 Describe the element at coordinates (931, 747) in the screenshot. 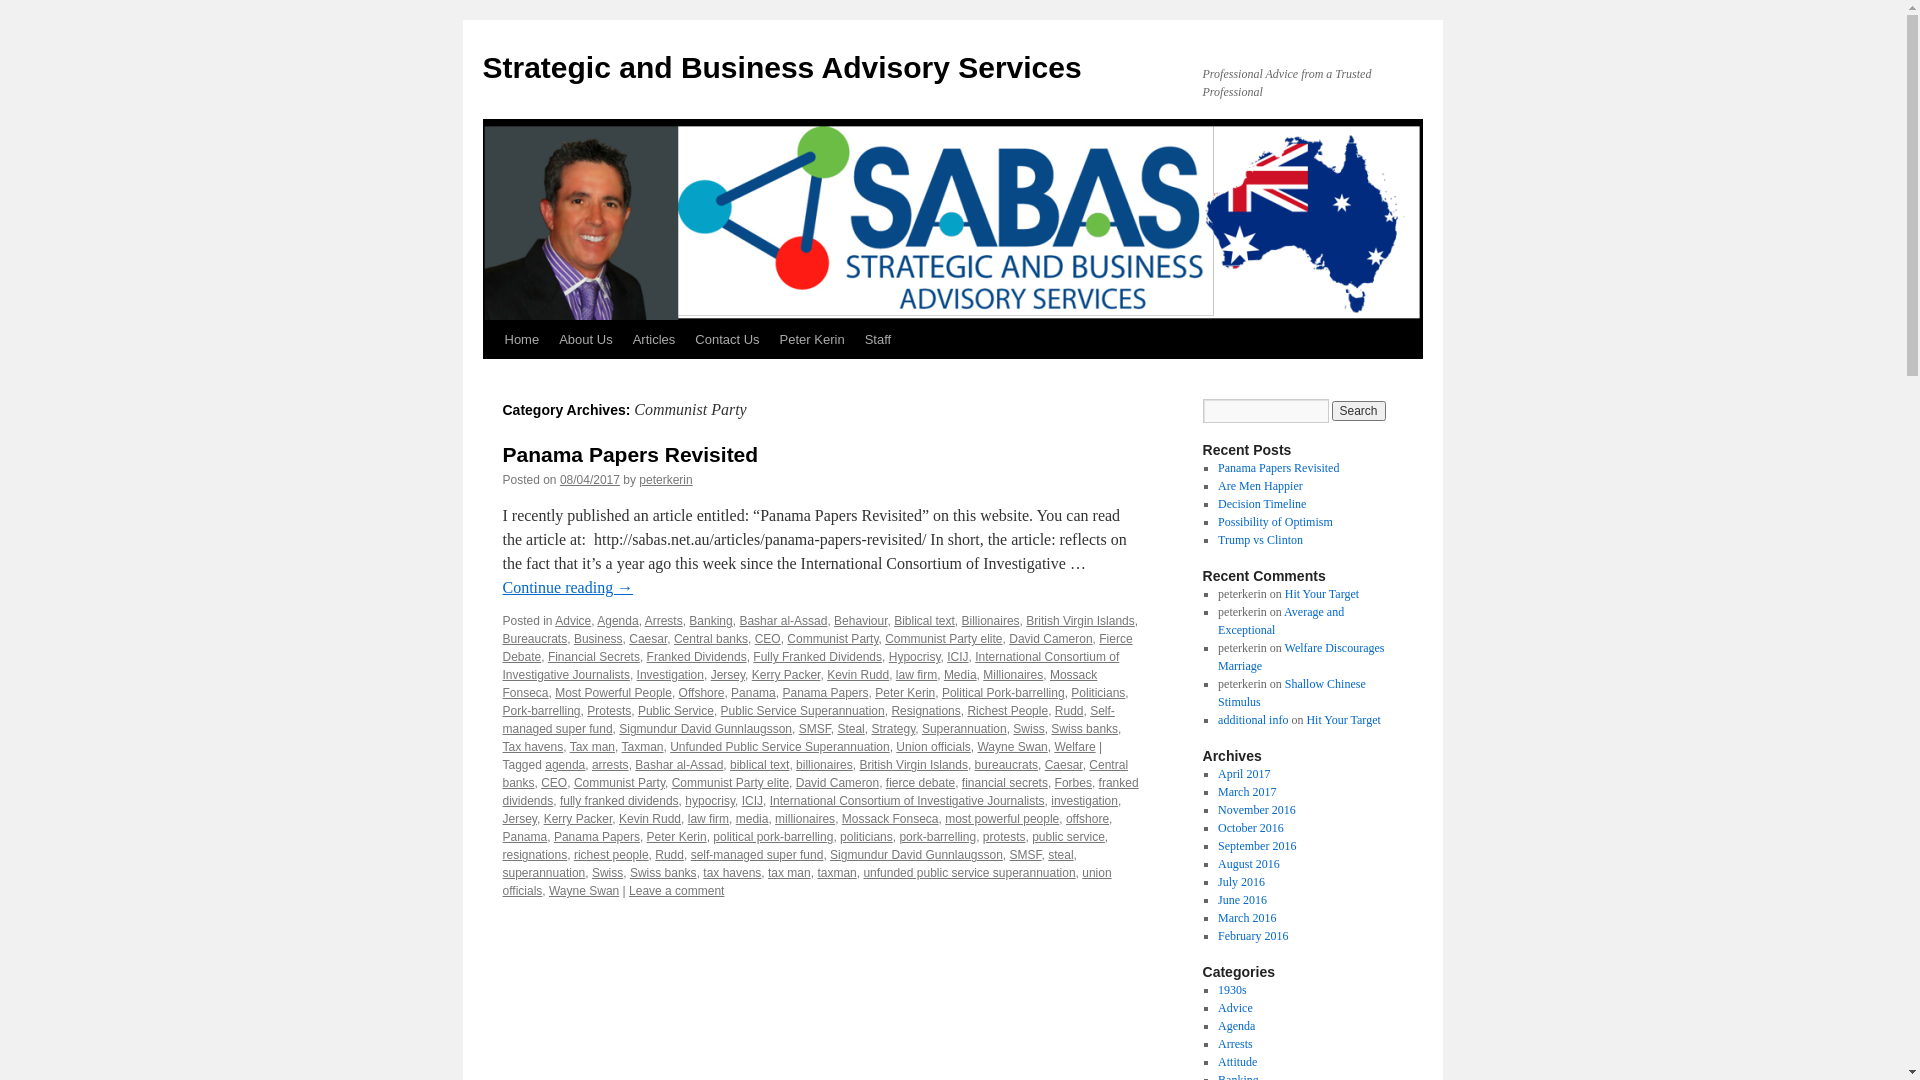

I see `'Union officials'` at that location.